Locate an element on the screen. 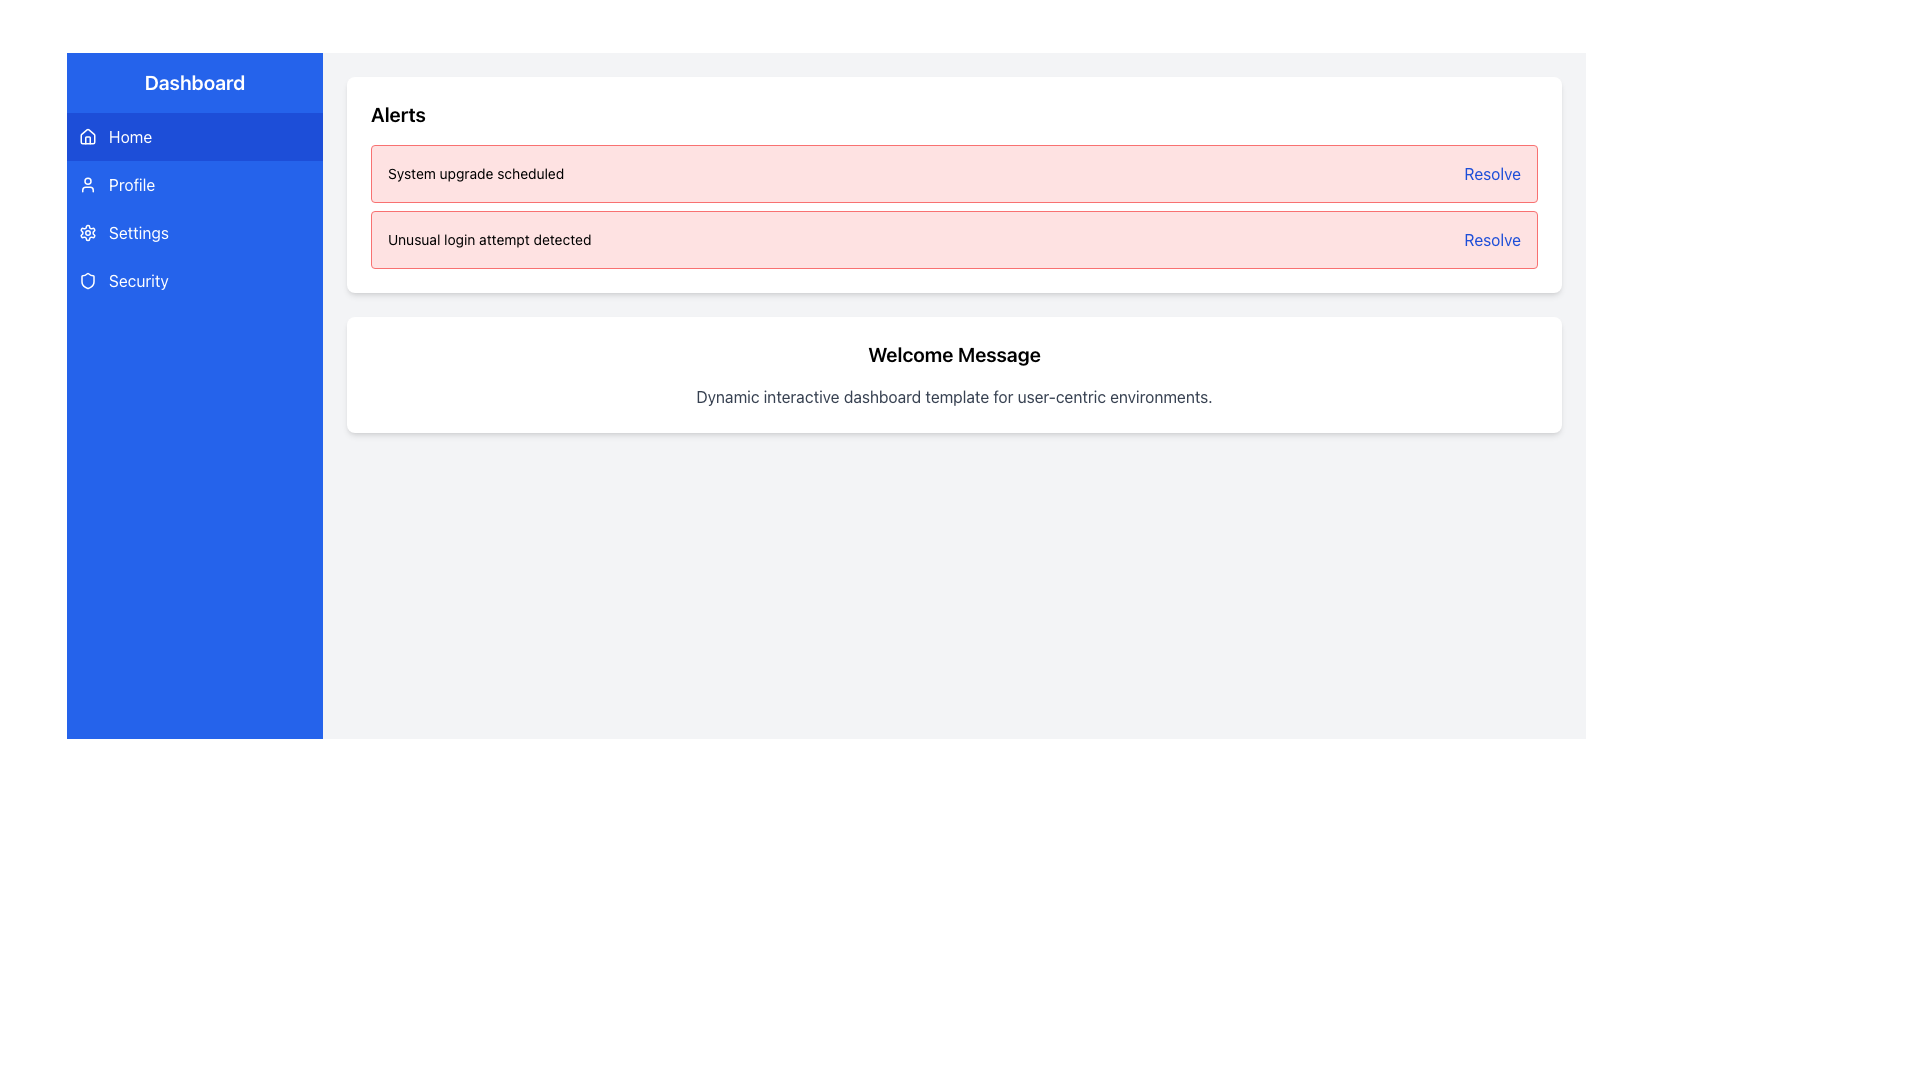 This screenshot has width=1920, height=1080. the blue text hyperlink 'Resolve' located on the right side of the alert bar labeled 'System upgrade scheduled' is located at coordinates (1492, 172).